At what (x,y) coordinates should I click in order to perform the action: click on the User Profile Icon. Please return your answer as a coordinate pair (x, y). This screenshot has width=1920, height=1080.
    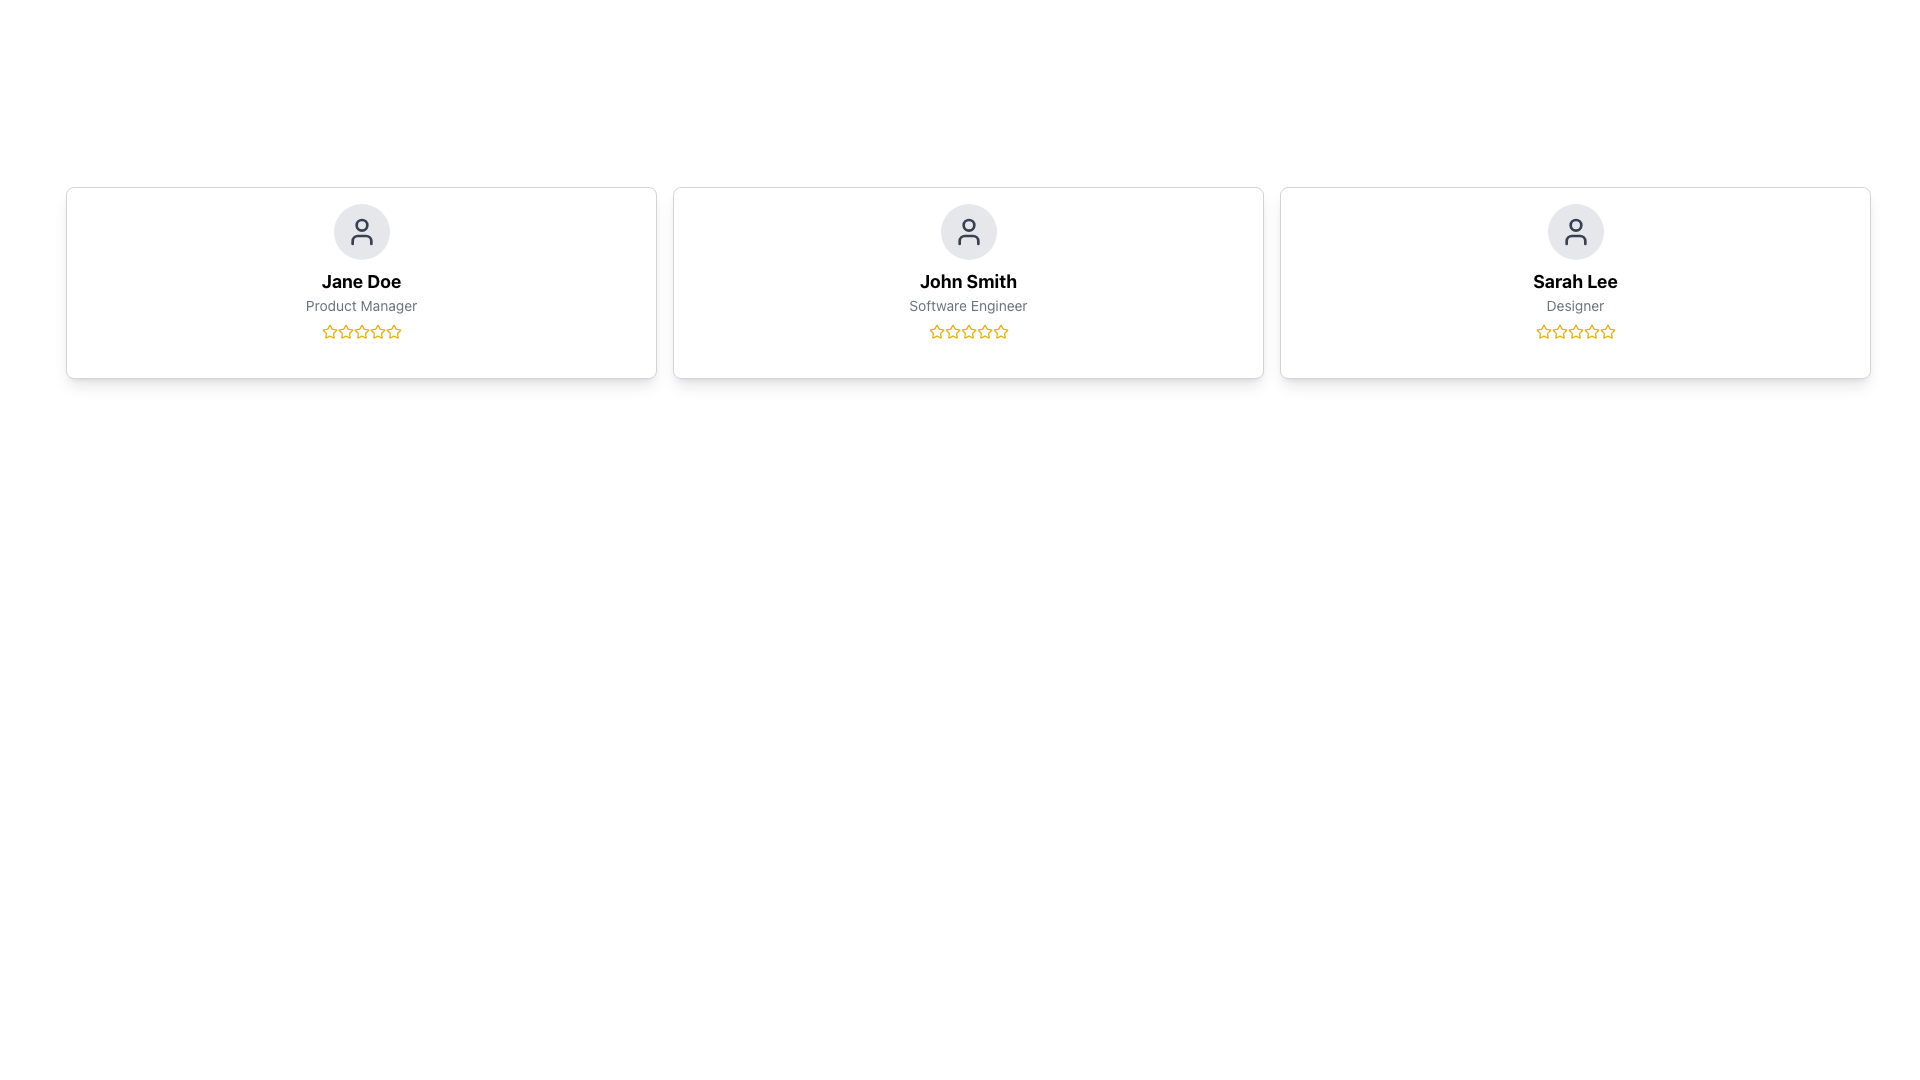
    Looking at the image, I should click on (968, 230).